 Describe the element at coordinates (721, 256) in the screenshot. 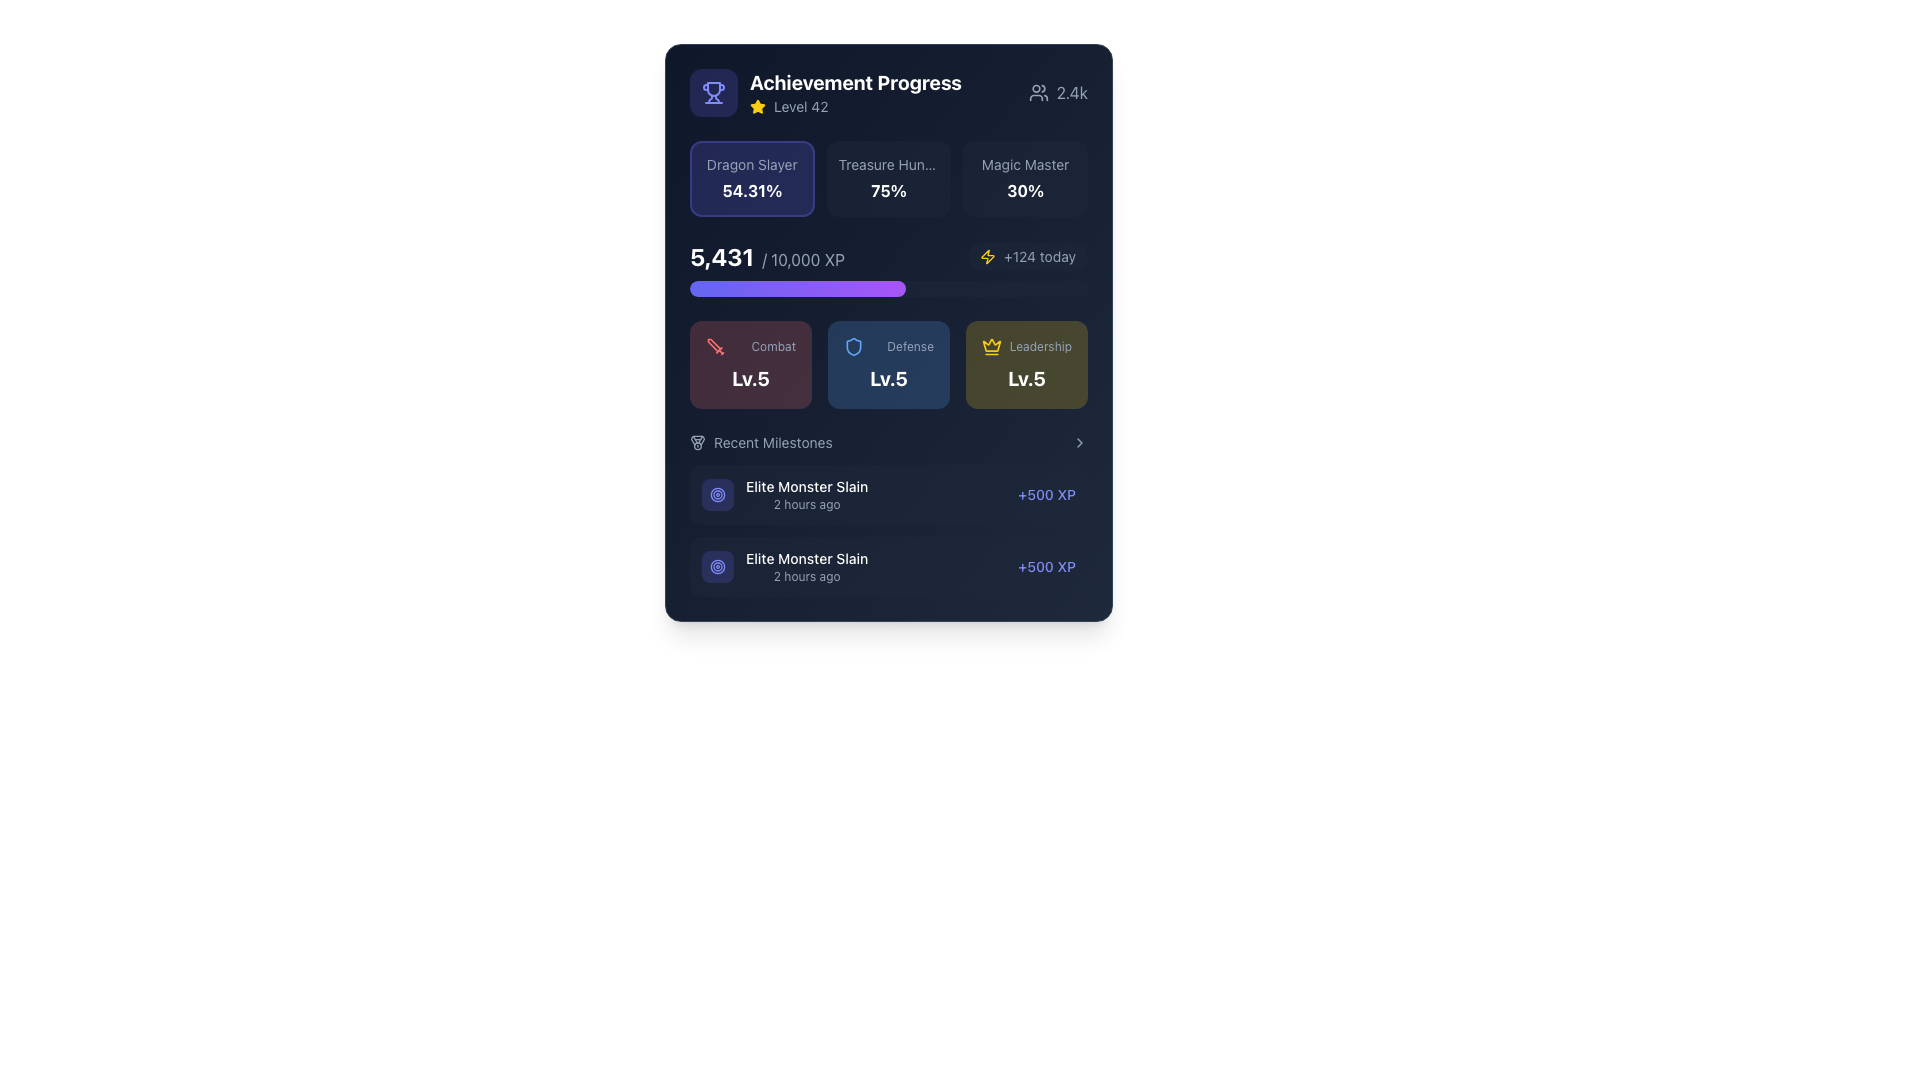

I see `numeric value displayed in the XP text label, which indicates the user's current experience points, located on the left side of the '5,431 / 10,000 XP' text` at that location.